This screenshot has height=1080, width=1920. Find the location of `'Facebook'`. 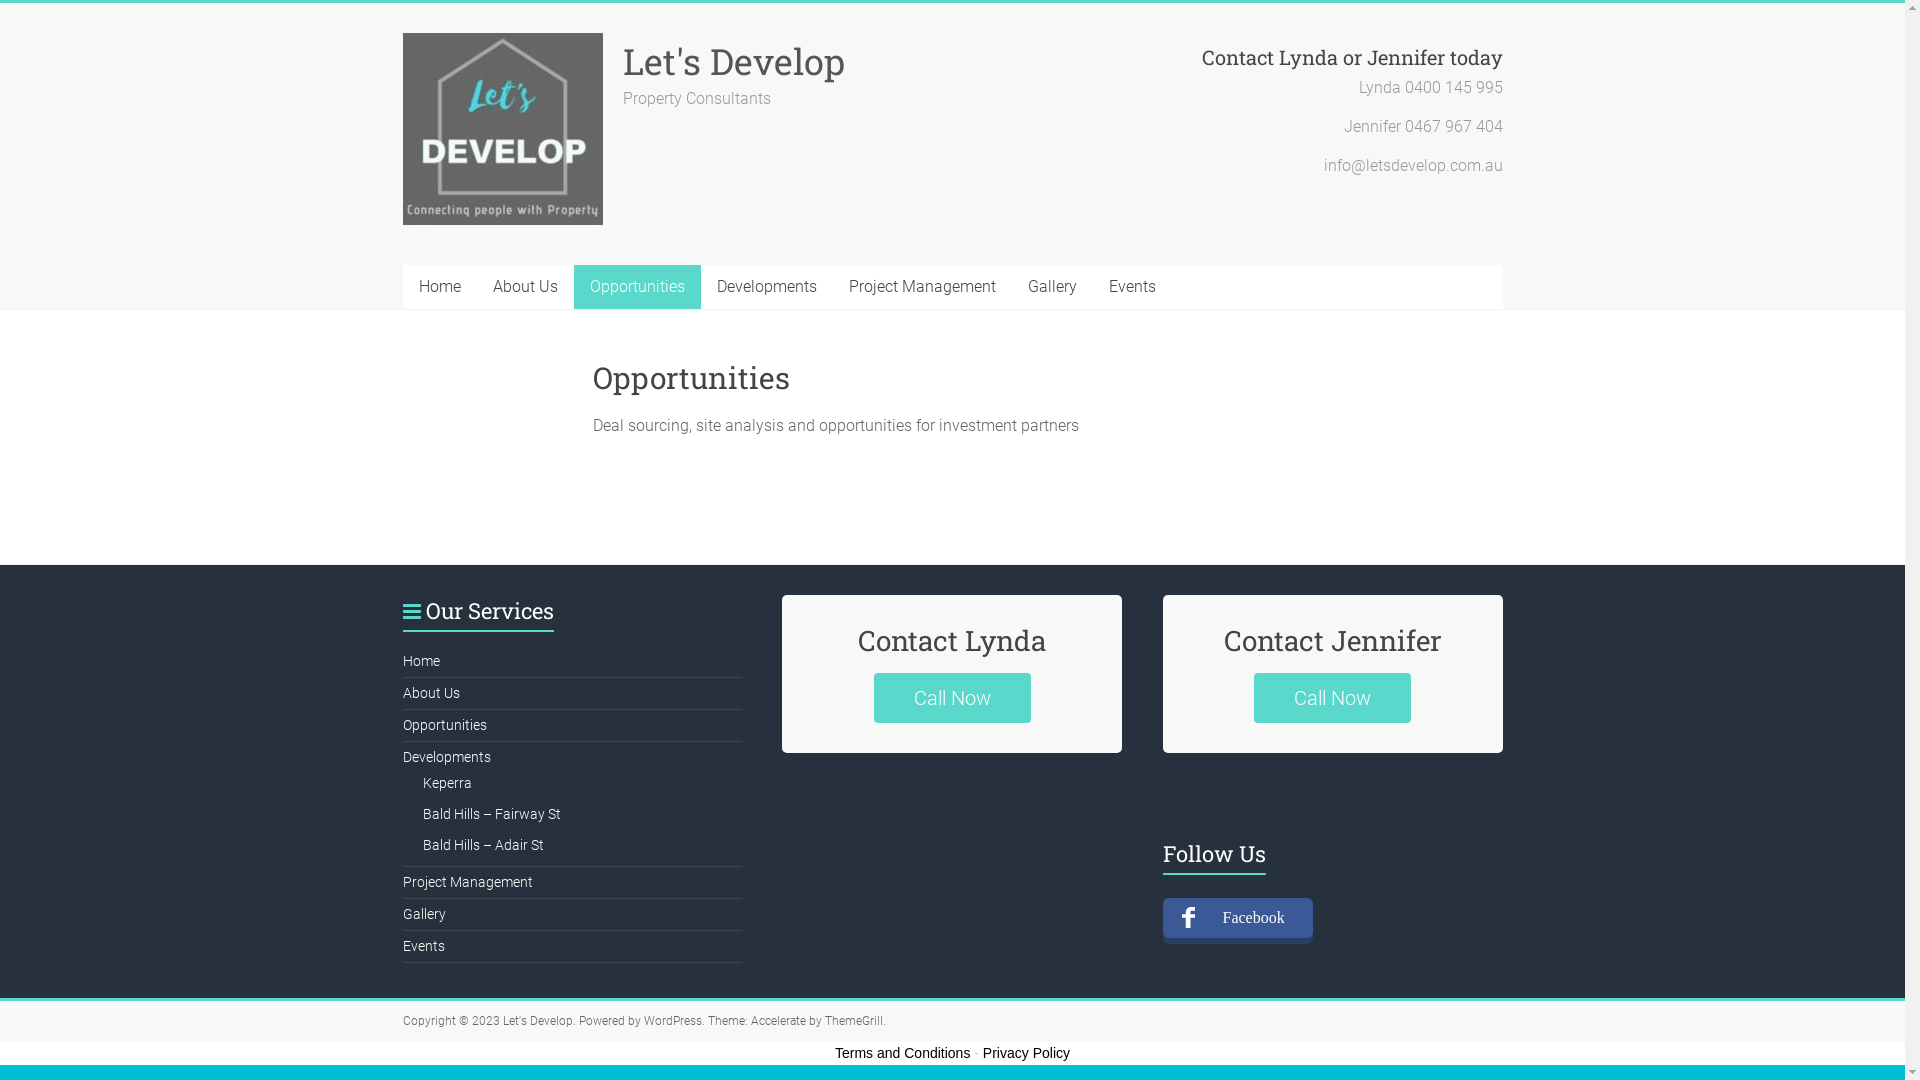

'Facebook' is located at coordinates (1162, 918).